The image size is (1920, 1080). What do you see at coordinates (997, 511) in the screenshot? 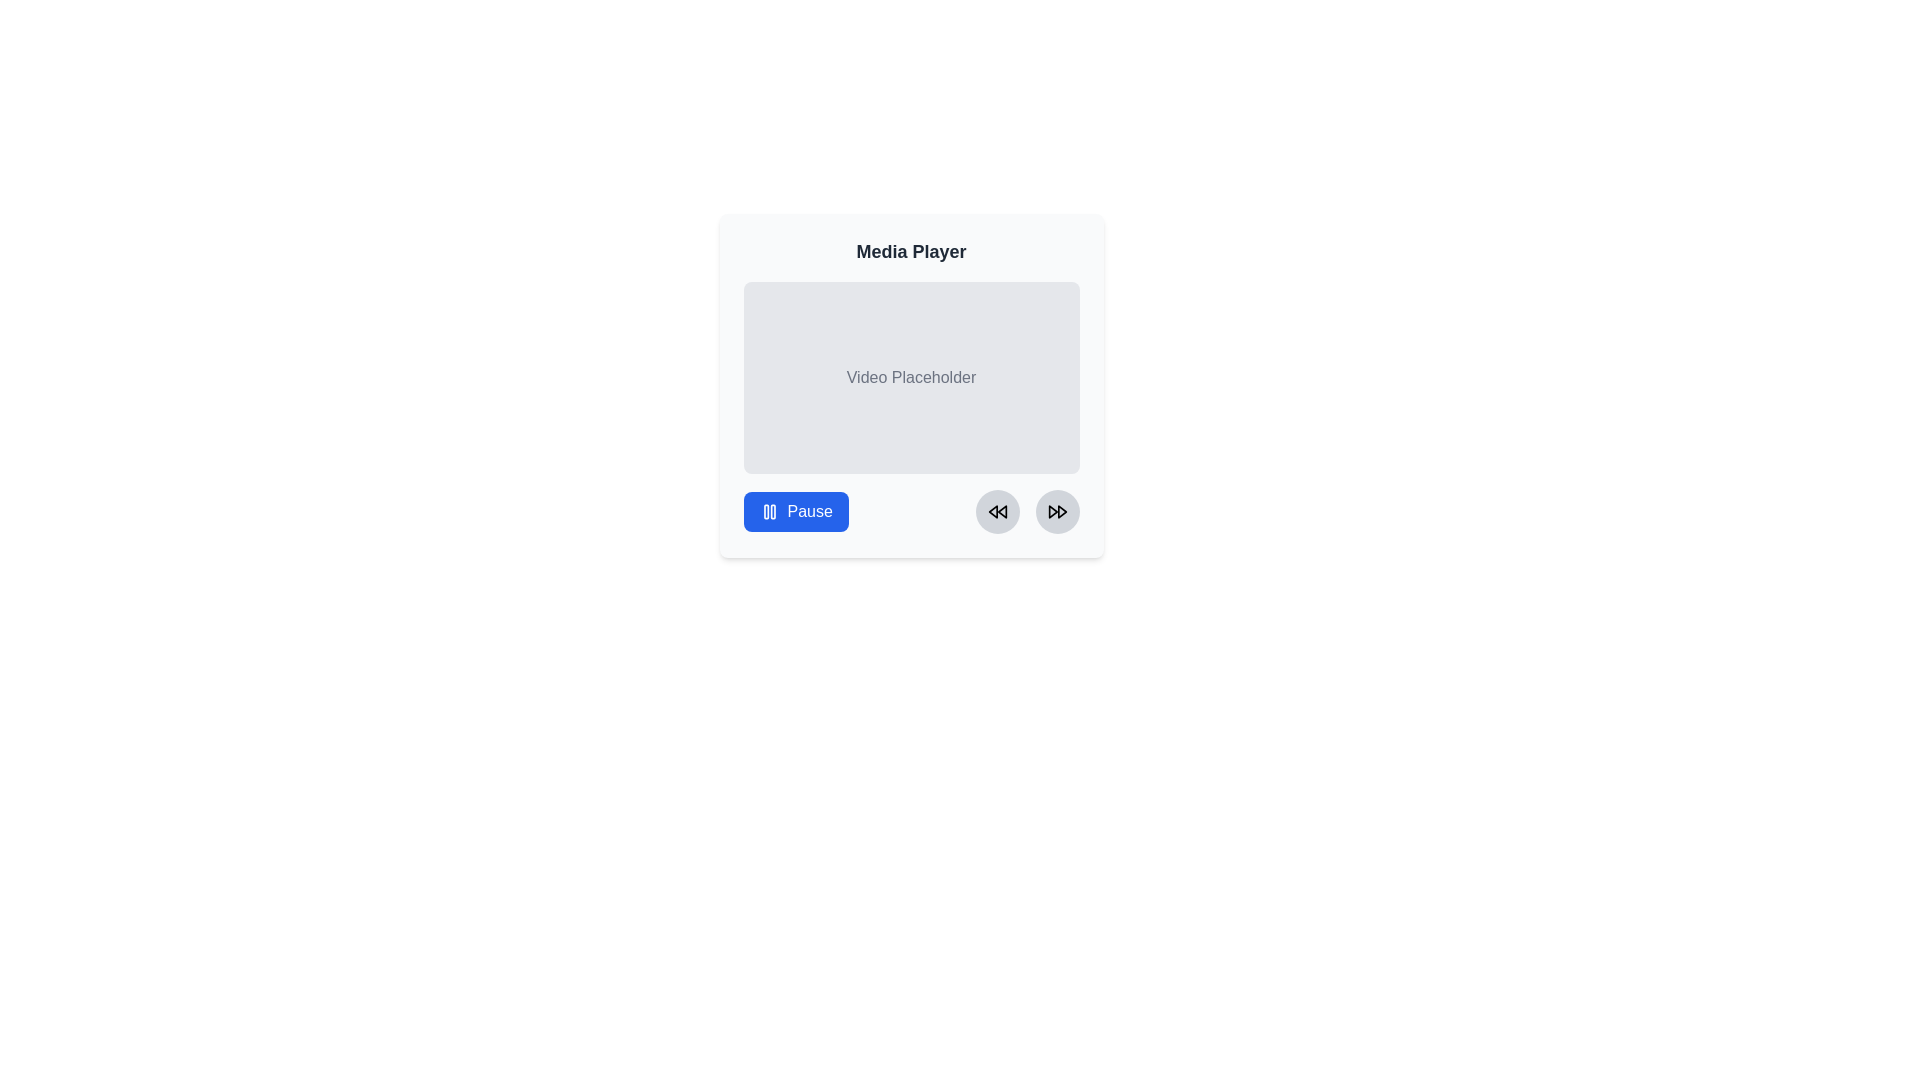
I see `the rewind icon button, which is a circular button with a gray background and a black stroke depicting a rewind symbol` at bounding box center [997, 511].